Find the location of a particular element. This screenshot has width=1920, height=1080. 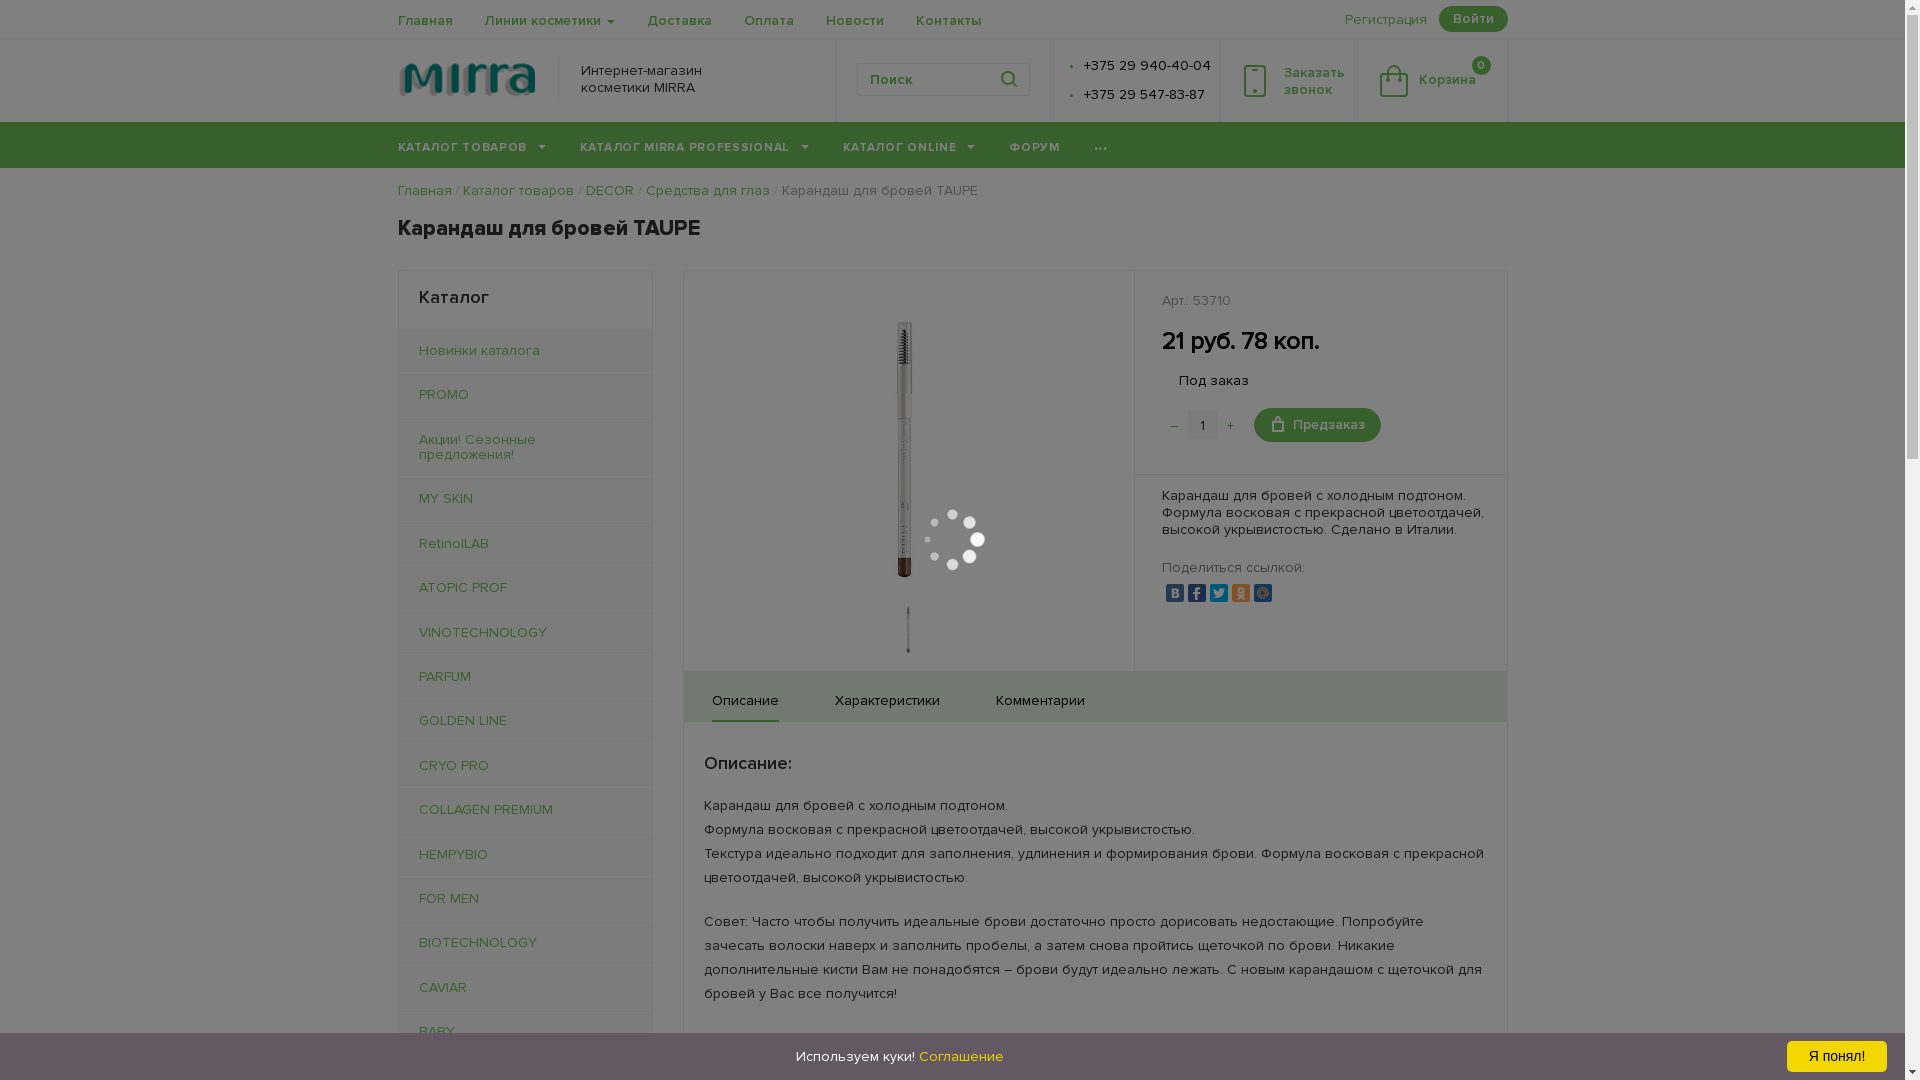

'BABY' is located at coordinates (398, 1031).